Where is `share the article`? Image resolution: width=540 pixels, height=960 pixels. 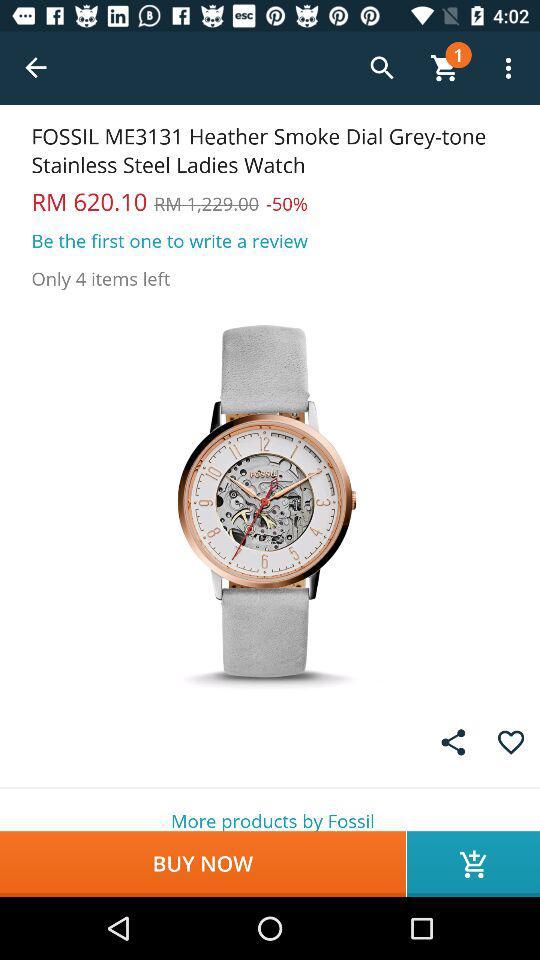 share the article is located at coordinates (453, 741).